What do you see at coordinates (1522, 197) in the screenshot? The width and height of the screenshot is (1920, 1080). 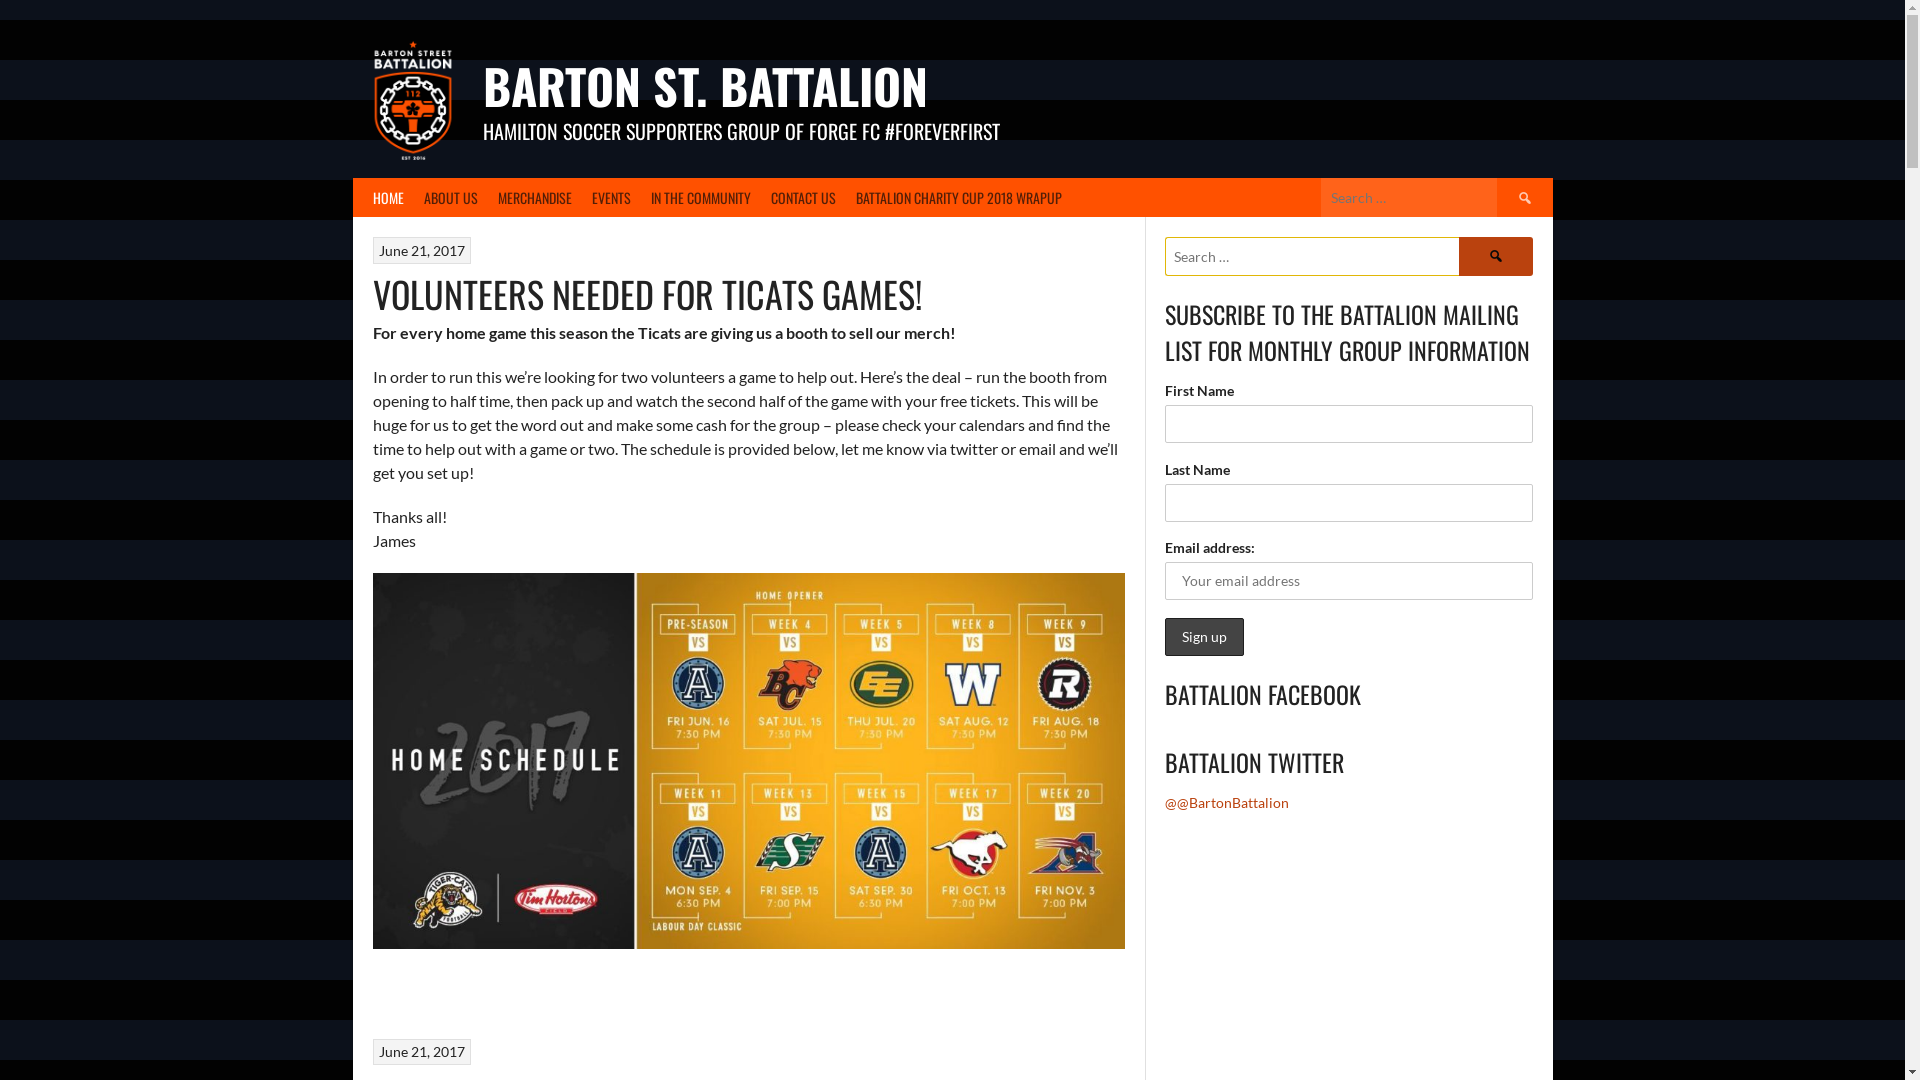 I see `'Search'` at bounding box center [1522, 197].